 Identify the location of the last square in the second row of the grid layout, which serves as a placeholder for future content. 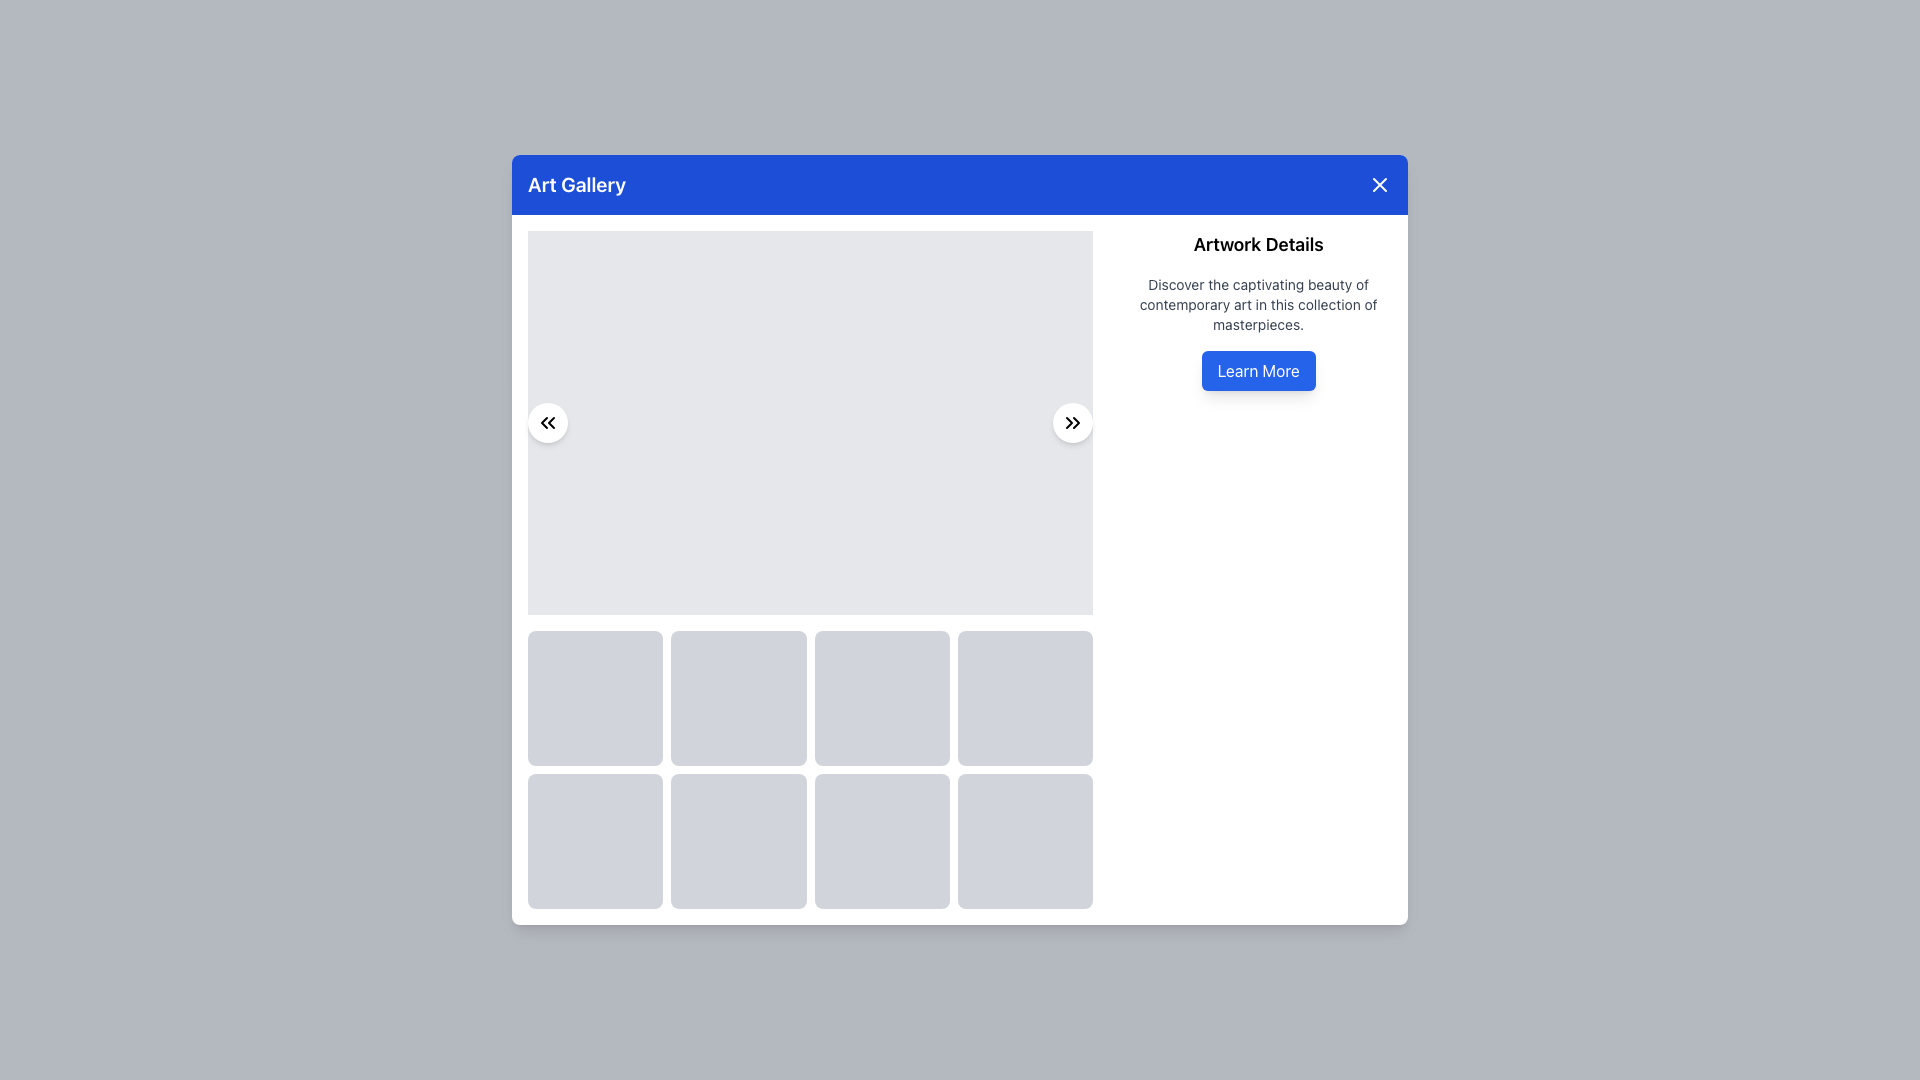
(1025, 841).